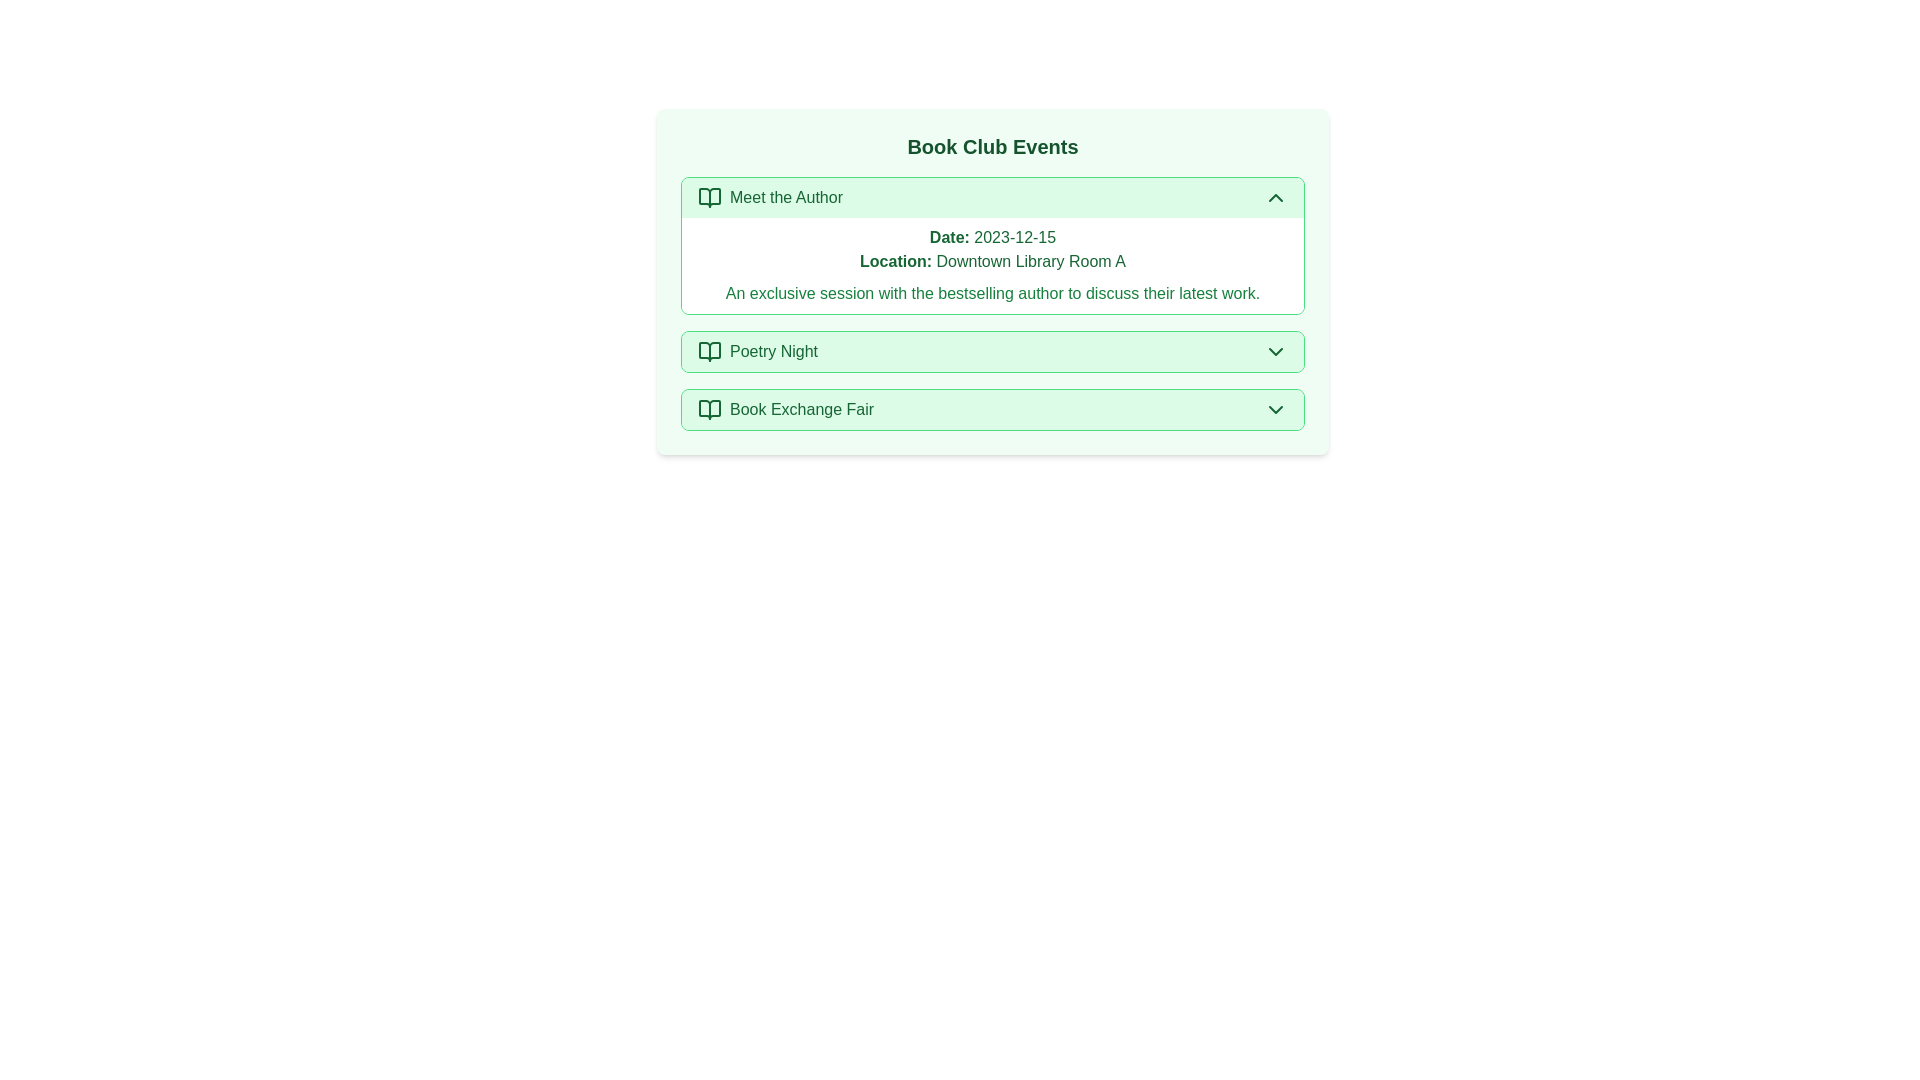 The image size is (1920, 1080). Describe the element at coordinates (772, 350) in the screenshot. I see `the text label 'Poetry Night', which is the second option in the vertical list of event cards under the 'Book Club Events' header, to enable potential interactions` at that location.